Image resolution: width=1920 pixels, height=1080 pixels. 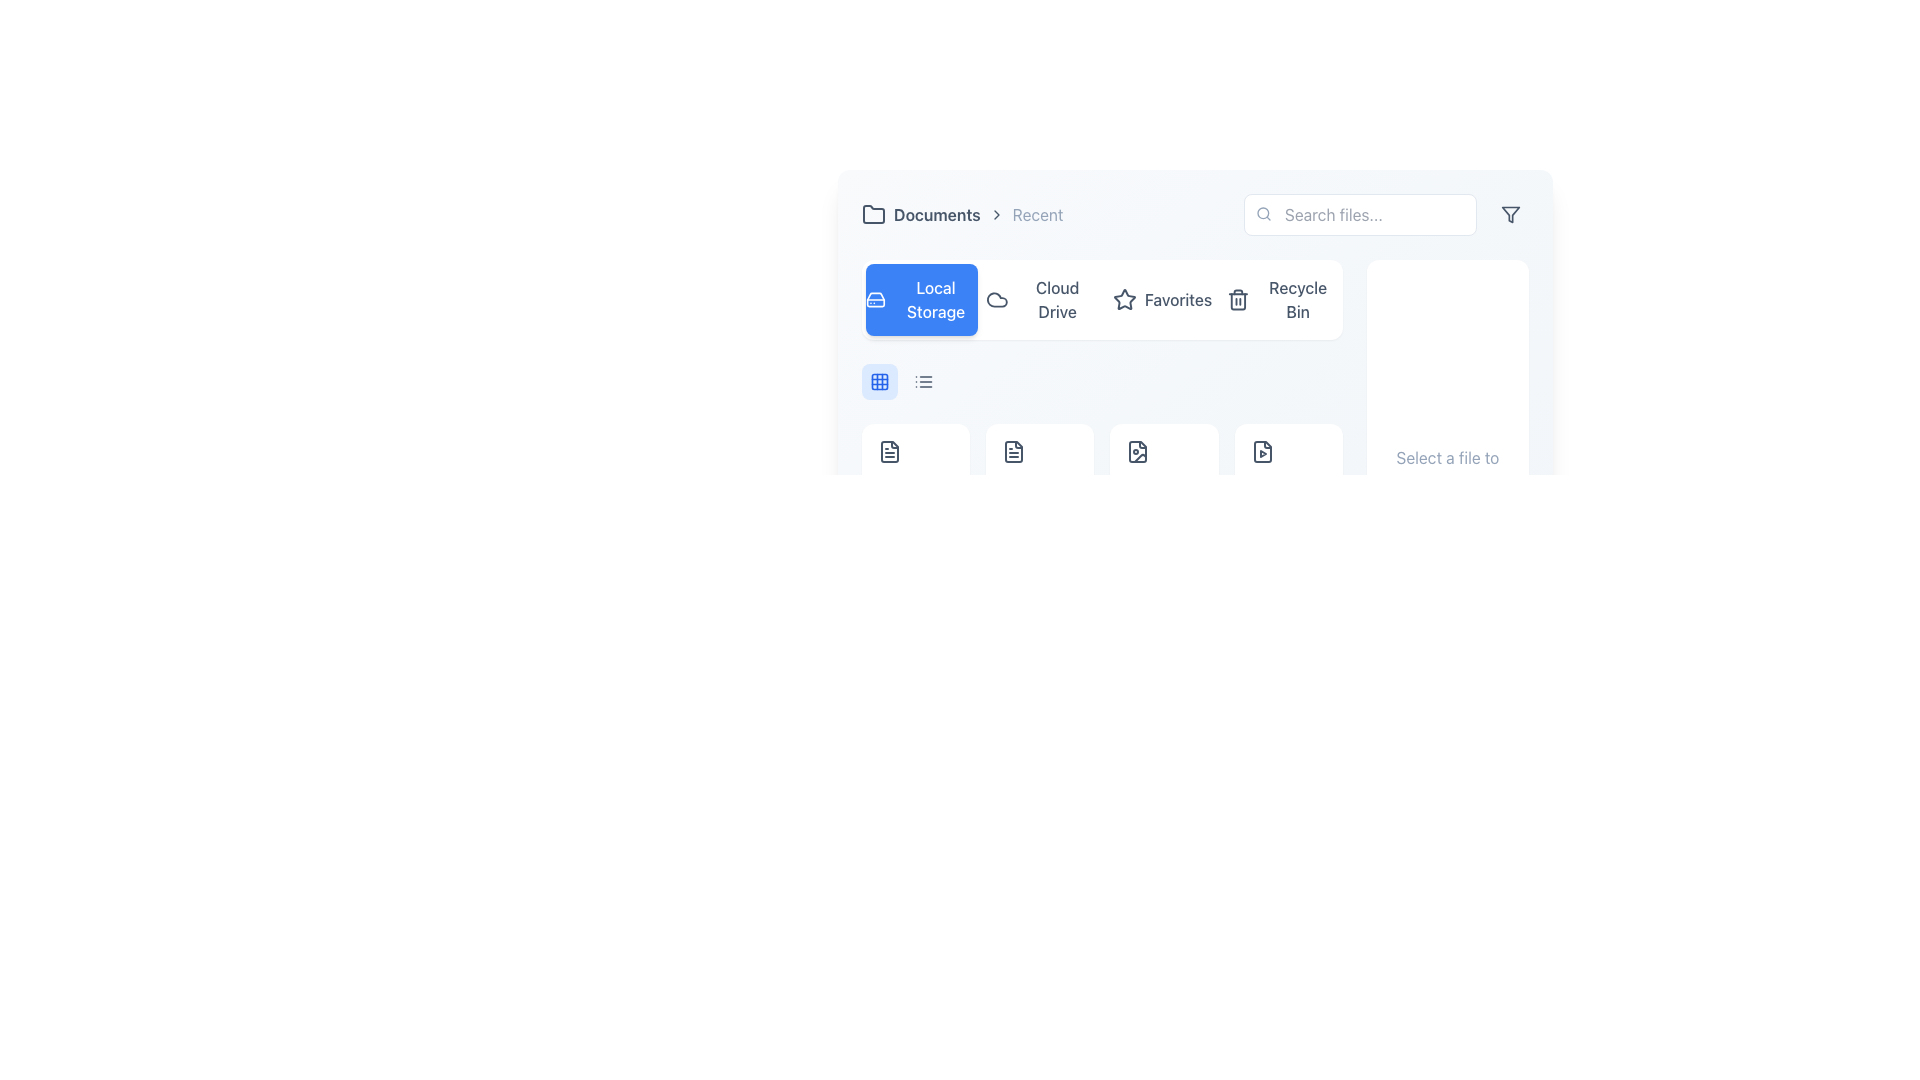 I want to click on the toolbar containing action buttons for changing display modes, located below the navigation bar and above the grid of file icons, so click(x=1101, y=381).